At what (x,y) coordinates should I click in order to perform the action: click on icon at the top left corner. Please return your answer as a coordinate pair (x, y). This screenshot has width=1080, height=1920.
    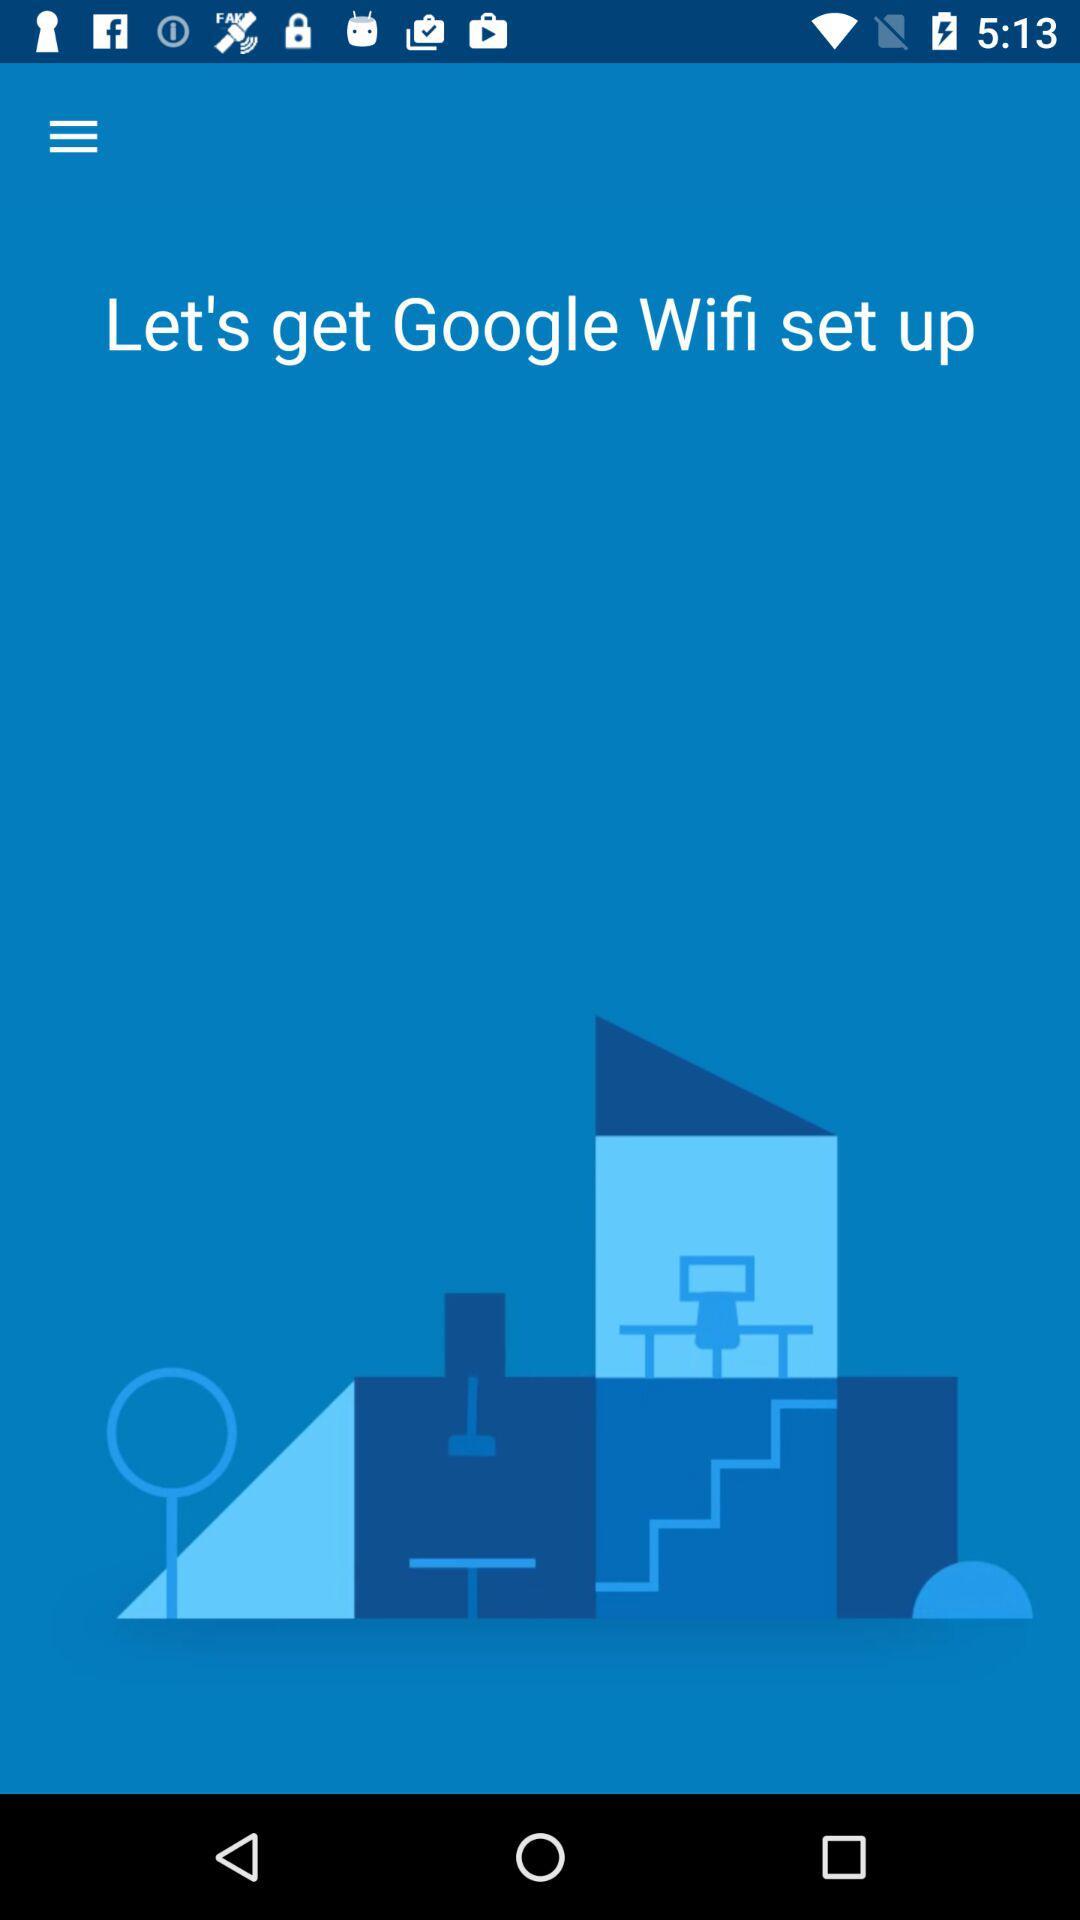
    Looking at the image, I should click on (72, 135).